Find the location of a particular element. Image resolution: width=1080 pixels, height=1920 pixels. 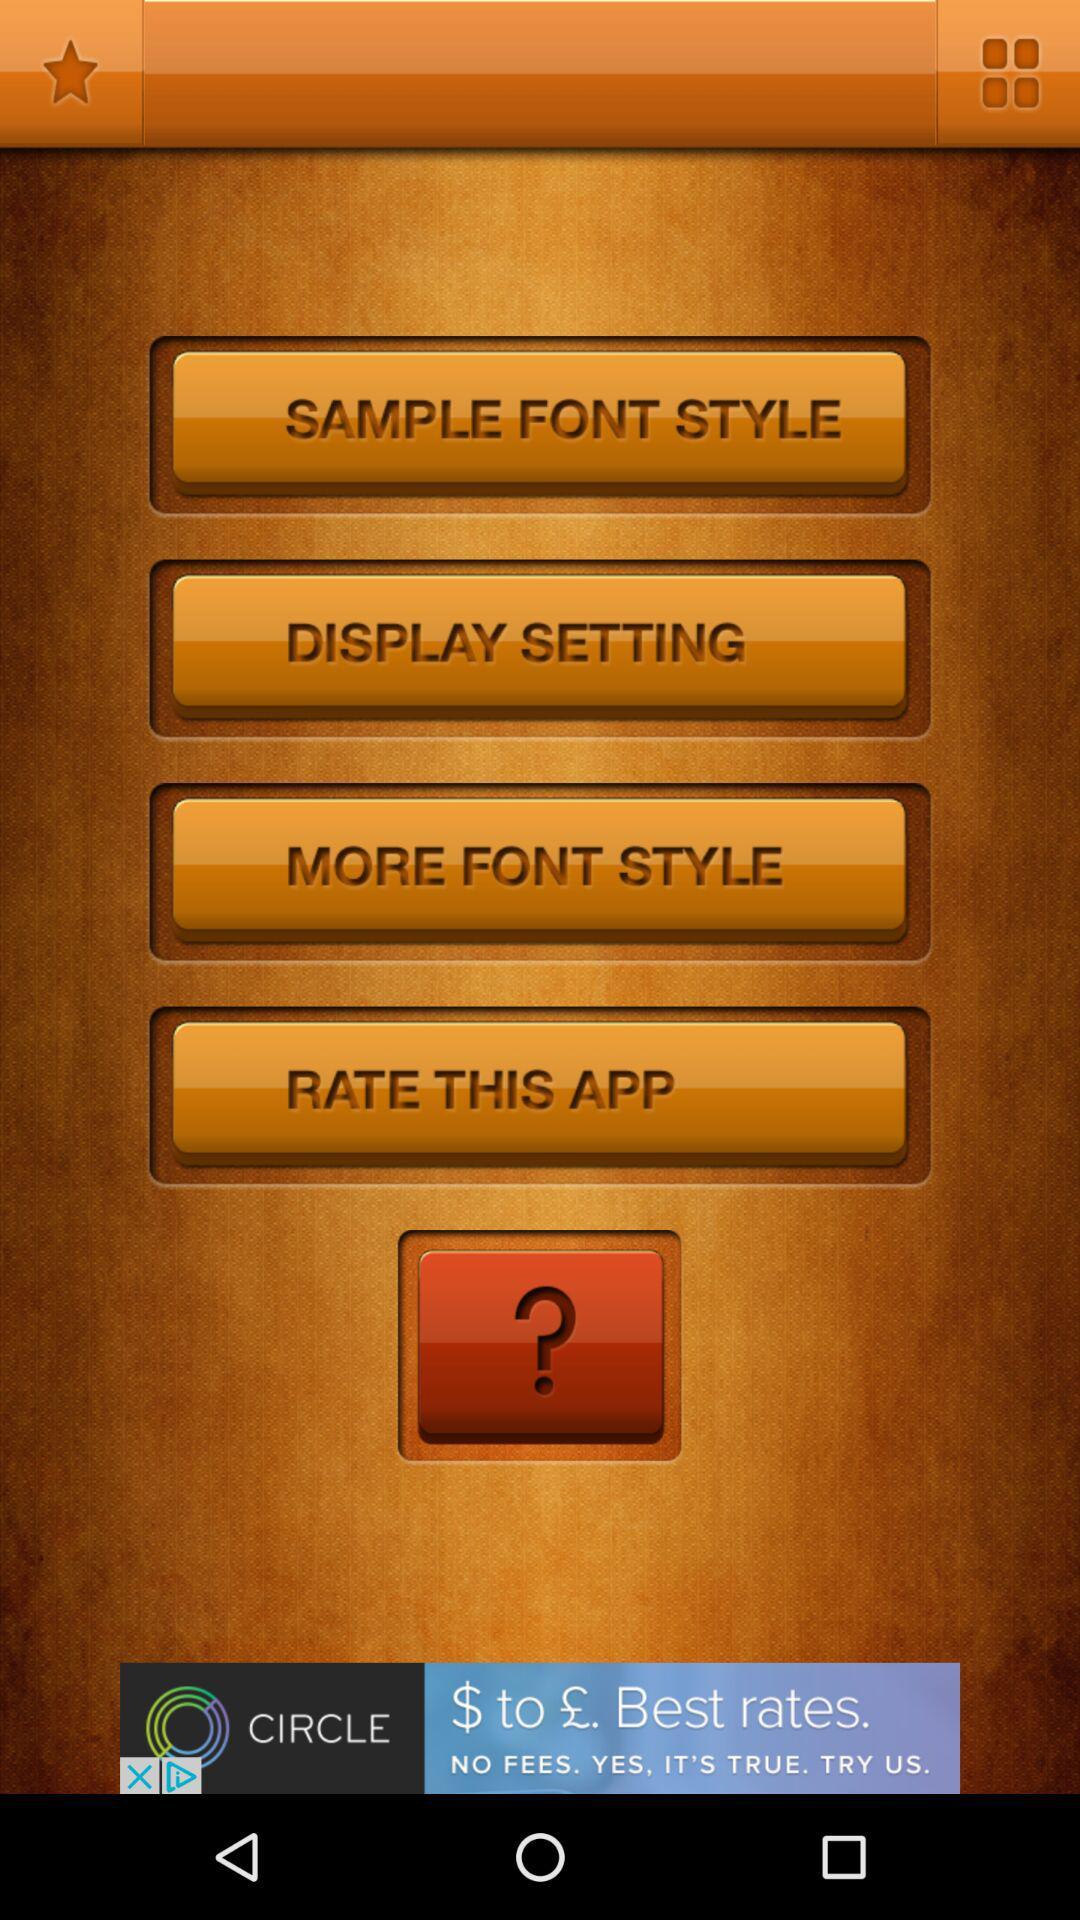

main menu options is located at coordinates (1007, 72).